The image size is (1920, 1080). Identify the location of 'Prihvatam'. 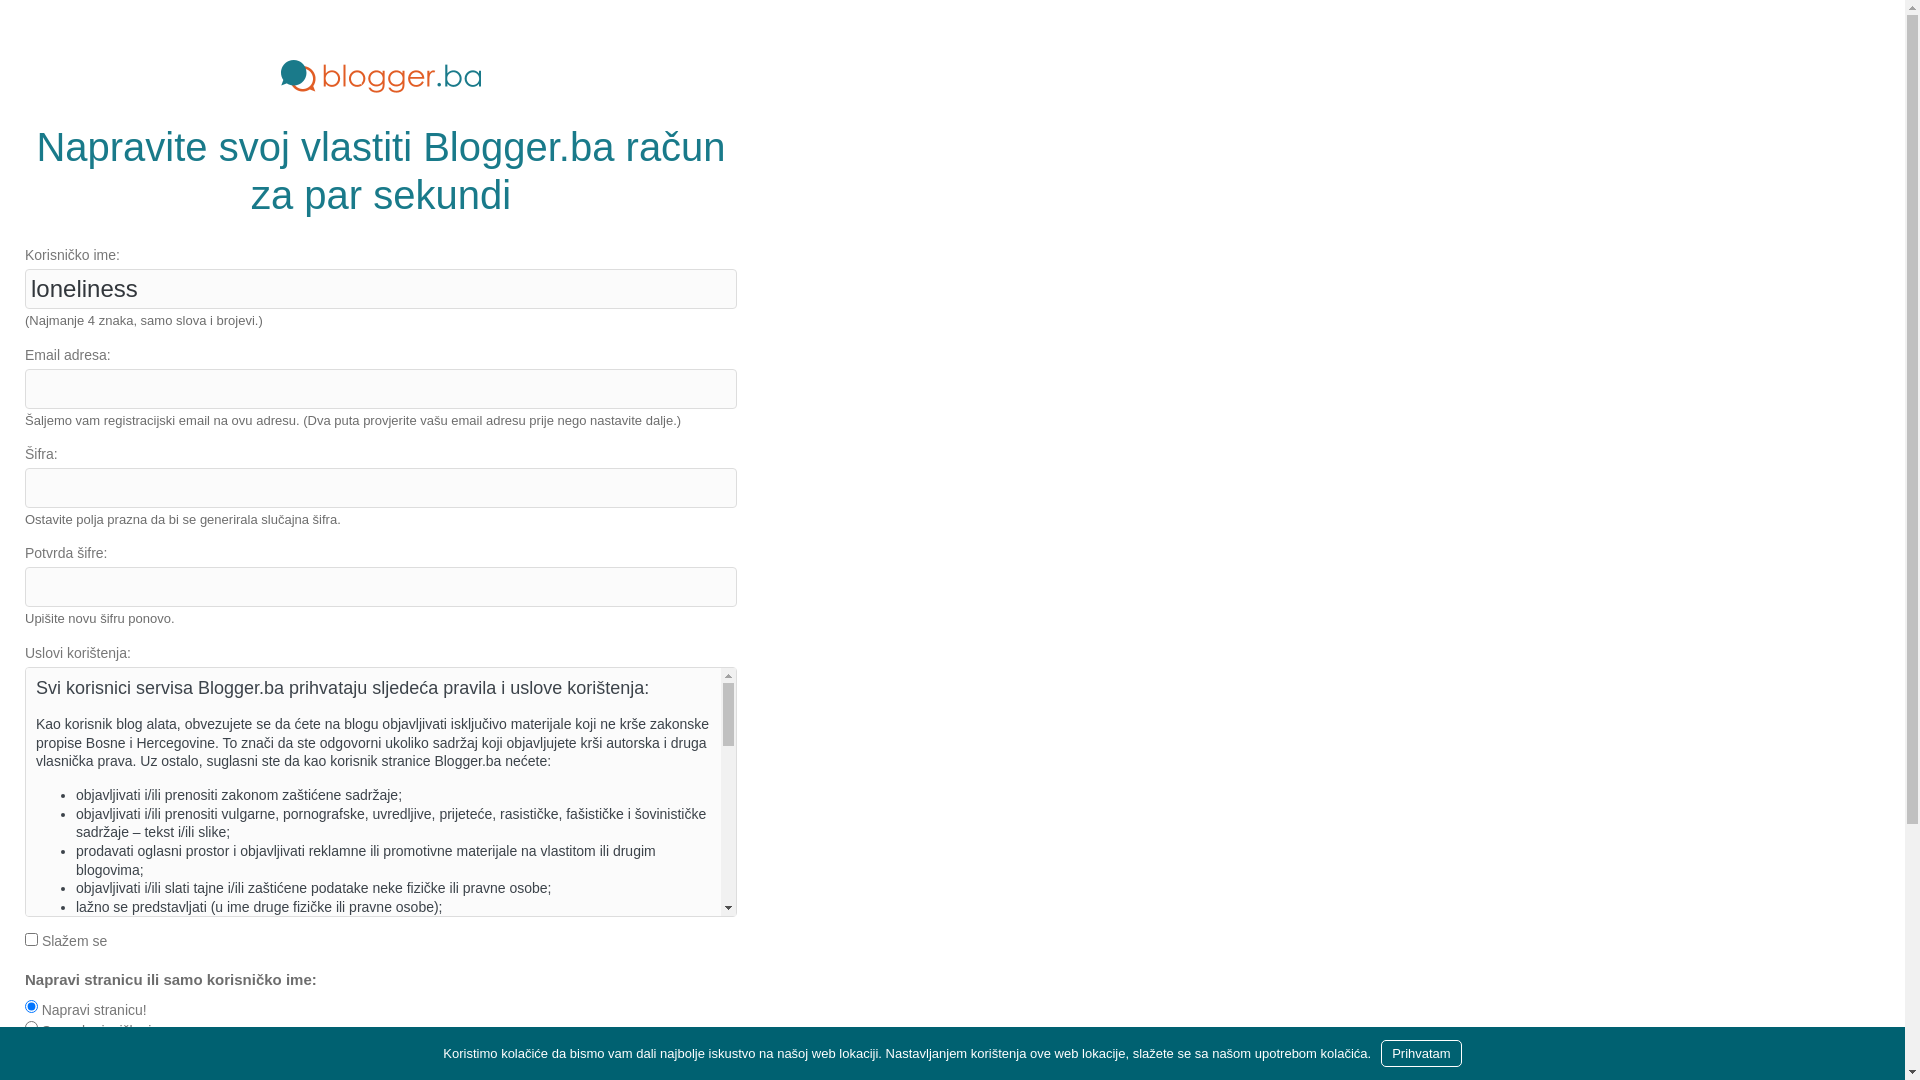
(1420, 1052).